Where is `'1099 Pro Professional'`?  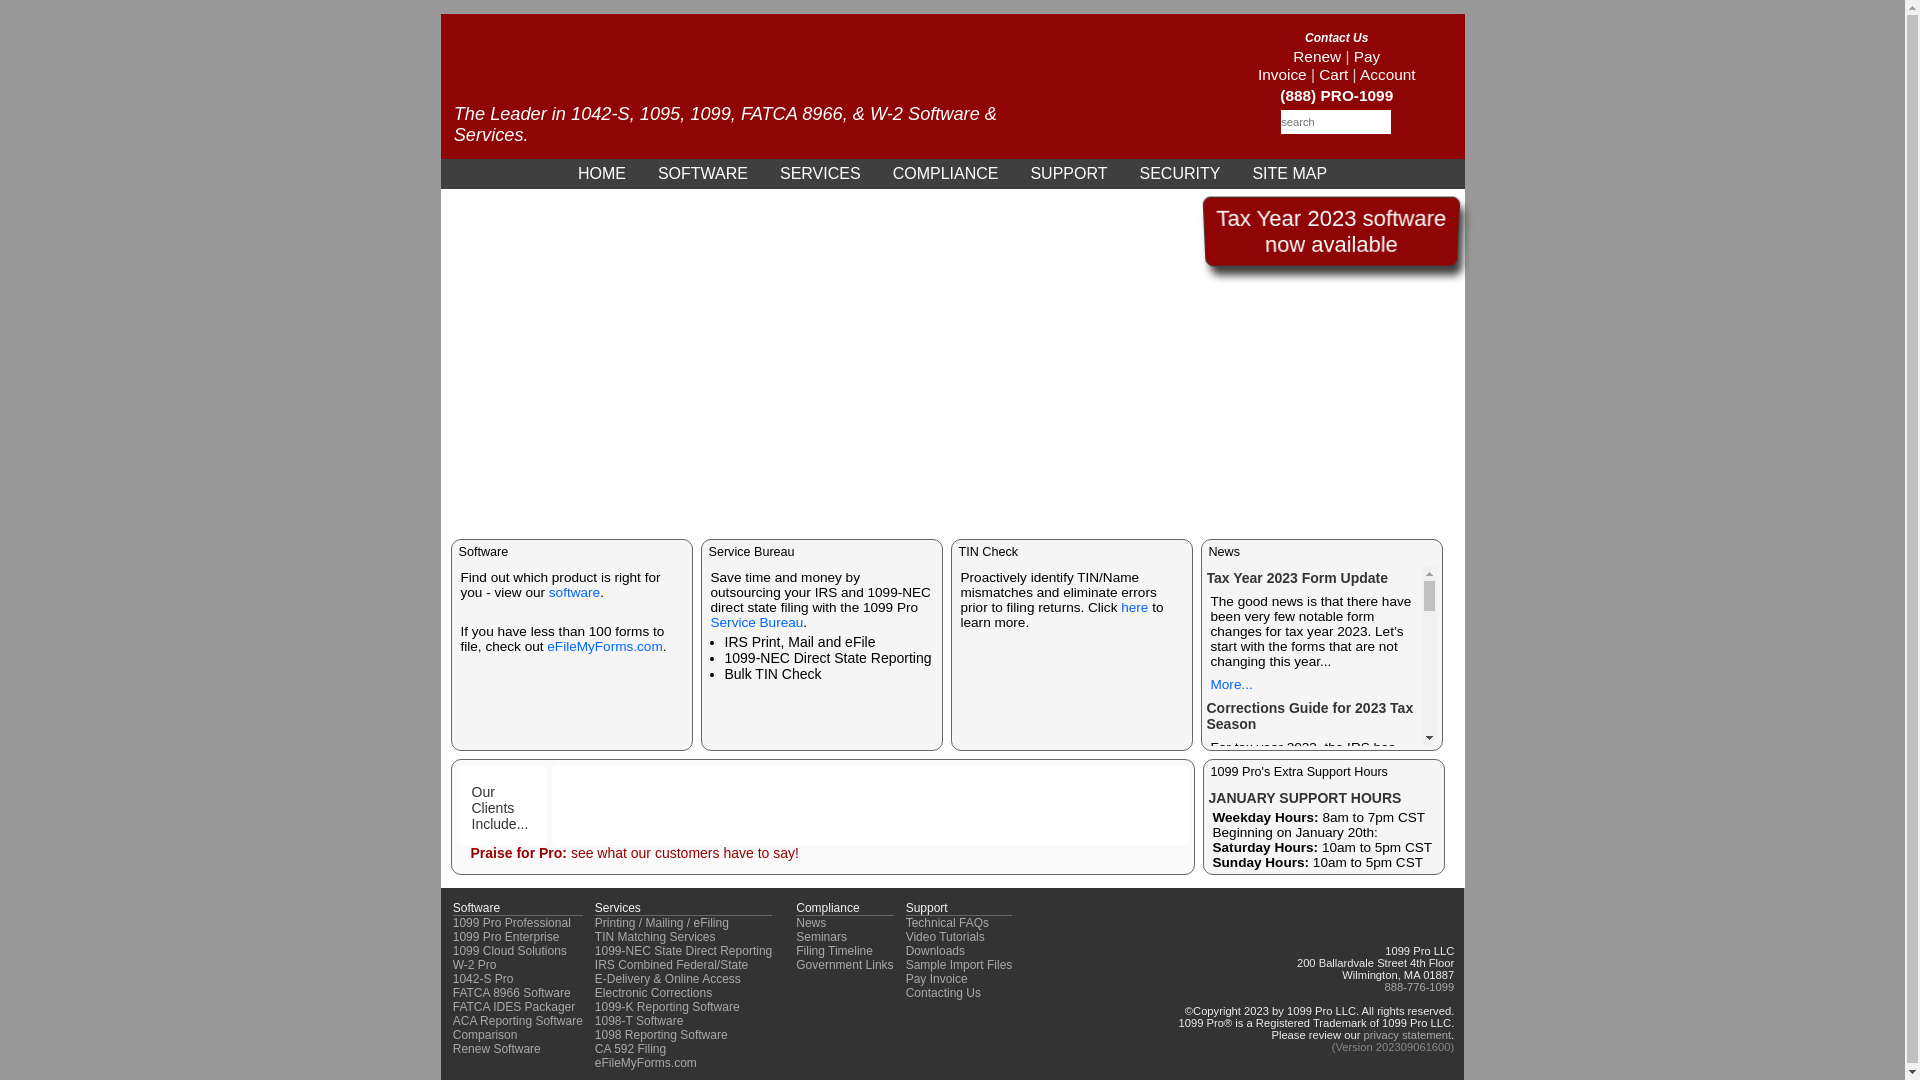 '1099 Pro Professional' is located at coordinates (512, 922).